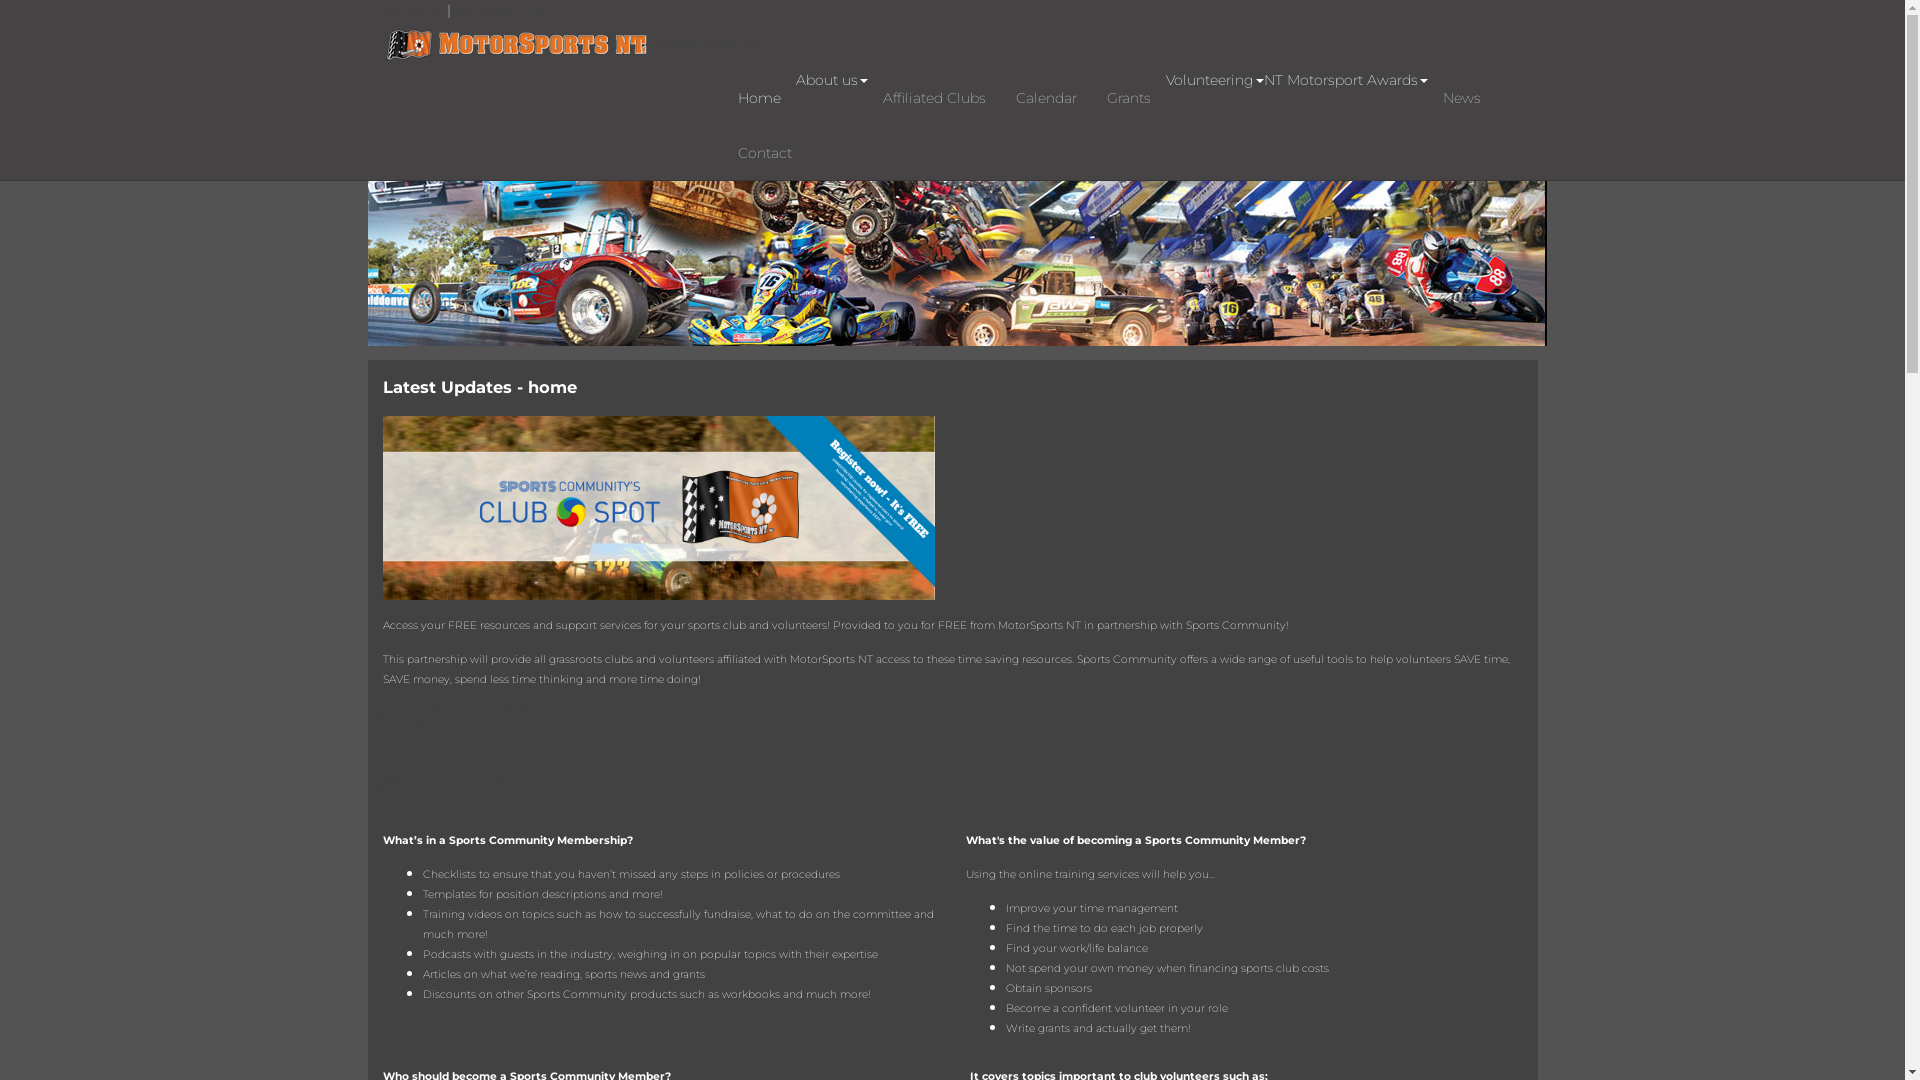 The height and width of the screenshot is (1080, 1920). What do you see at coordinates (412, 10) in the screenshot?
I see `'Email us'` at bounding box center [412, 10].